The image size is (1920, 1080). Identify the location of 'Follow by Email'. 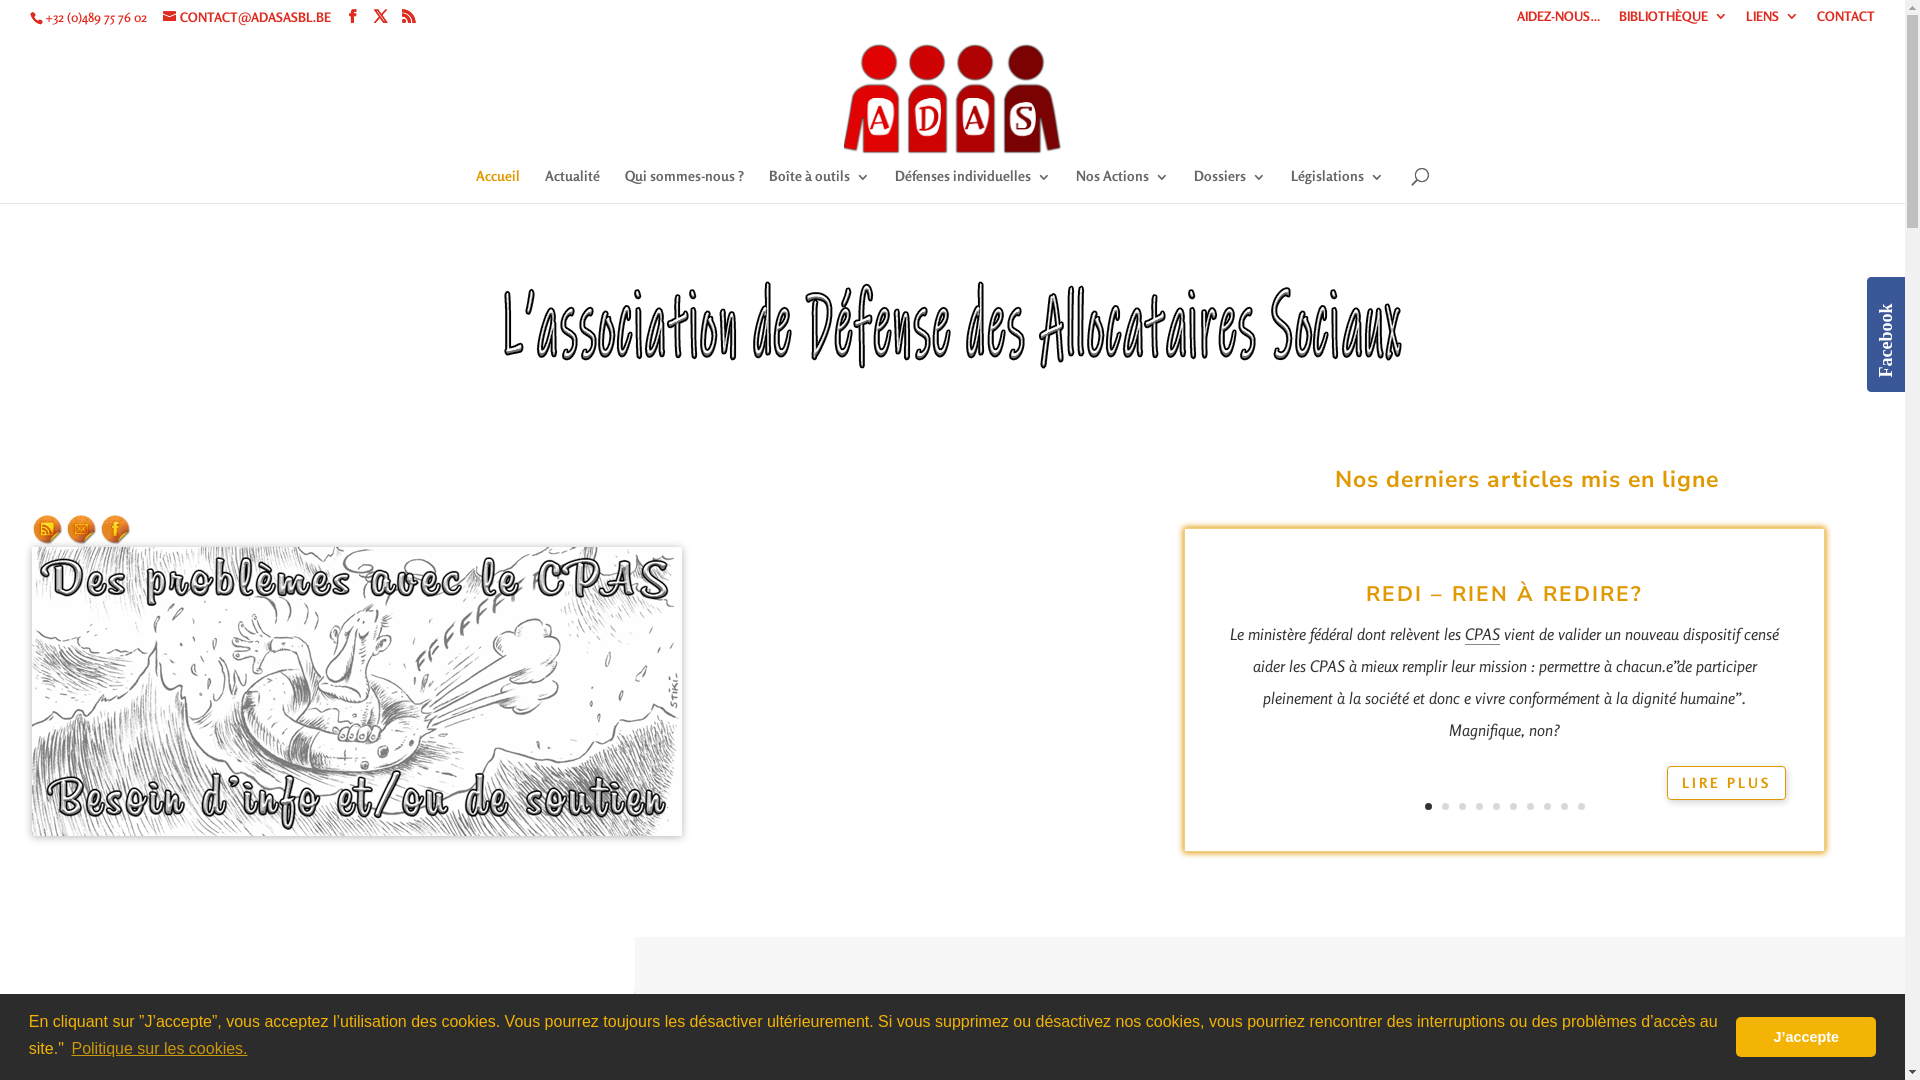
(67, 528).